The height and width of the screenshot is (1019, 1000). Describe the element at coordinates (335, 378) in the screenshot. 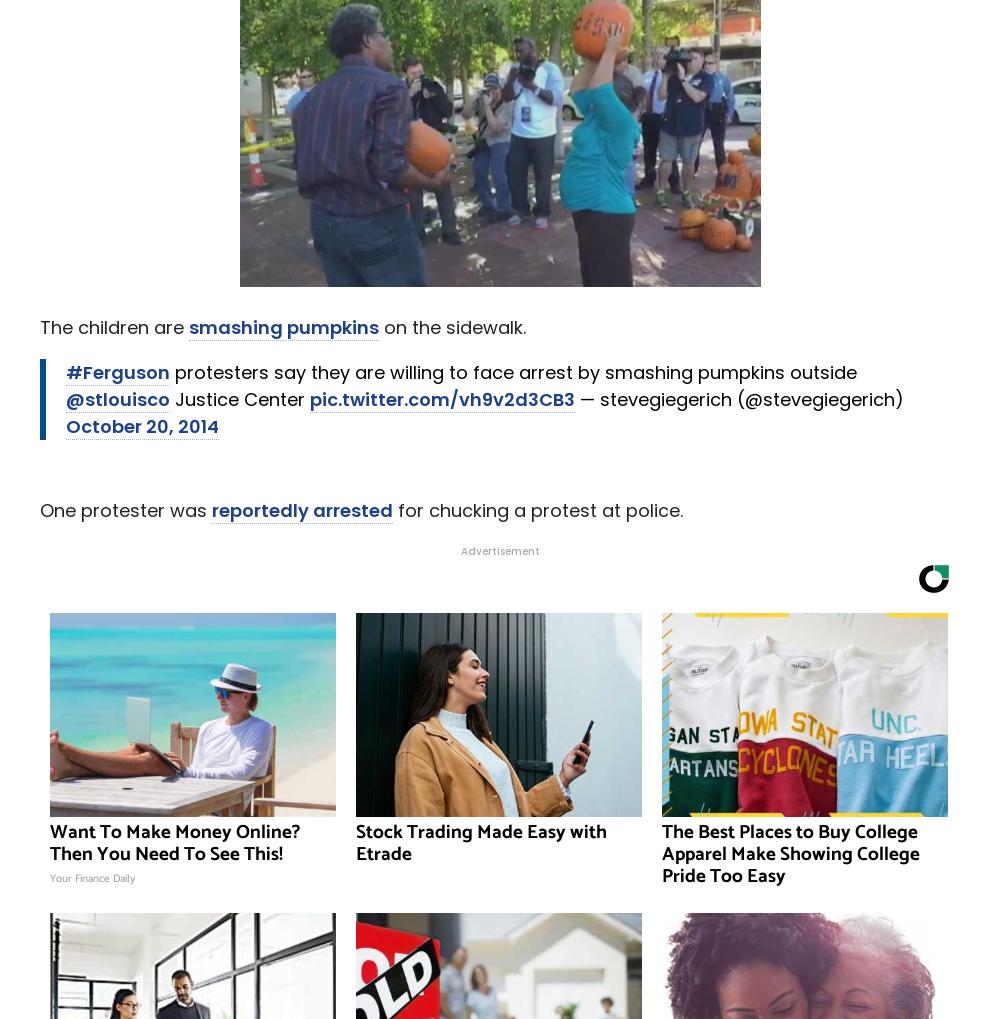

I see `''Horses Can Feel Her': Meet the 2-Year-Old 'Horse Whisperer''` at that location.